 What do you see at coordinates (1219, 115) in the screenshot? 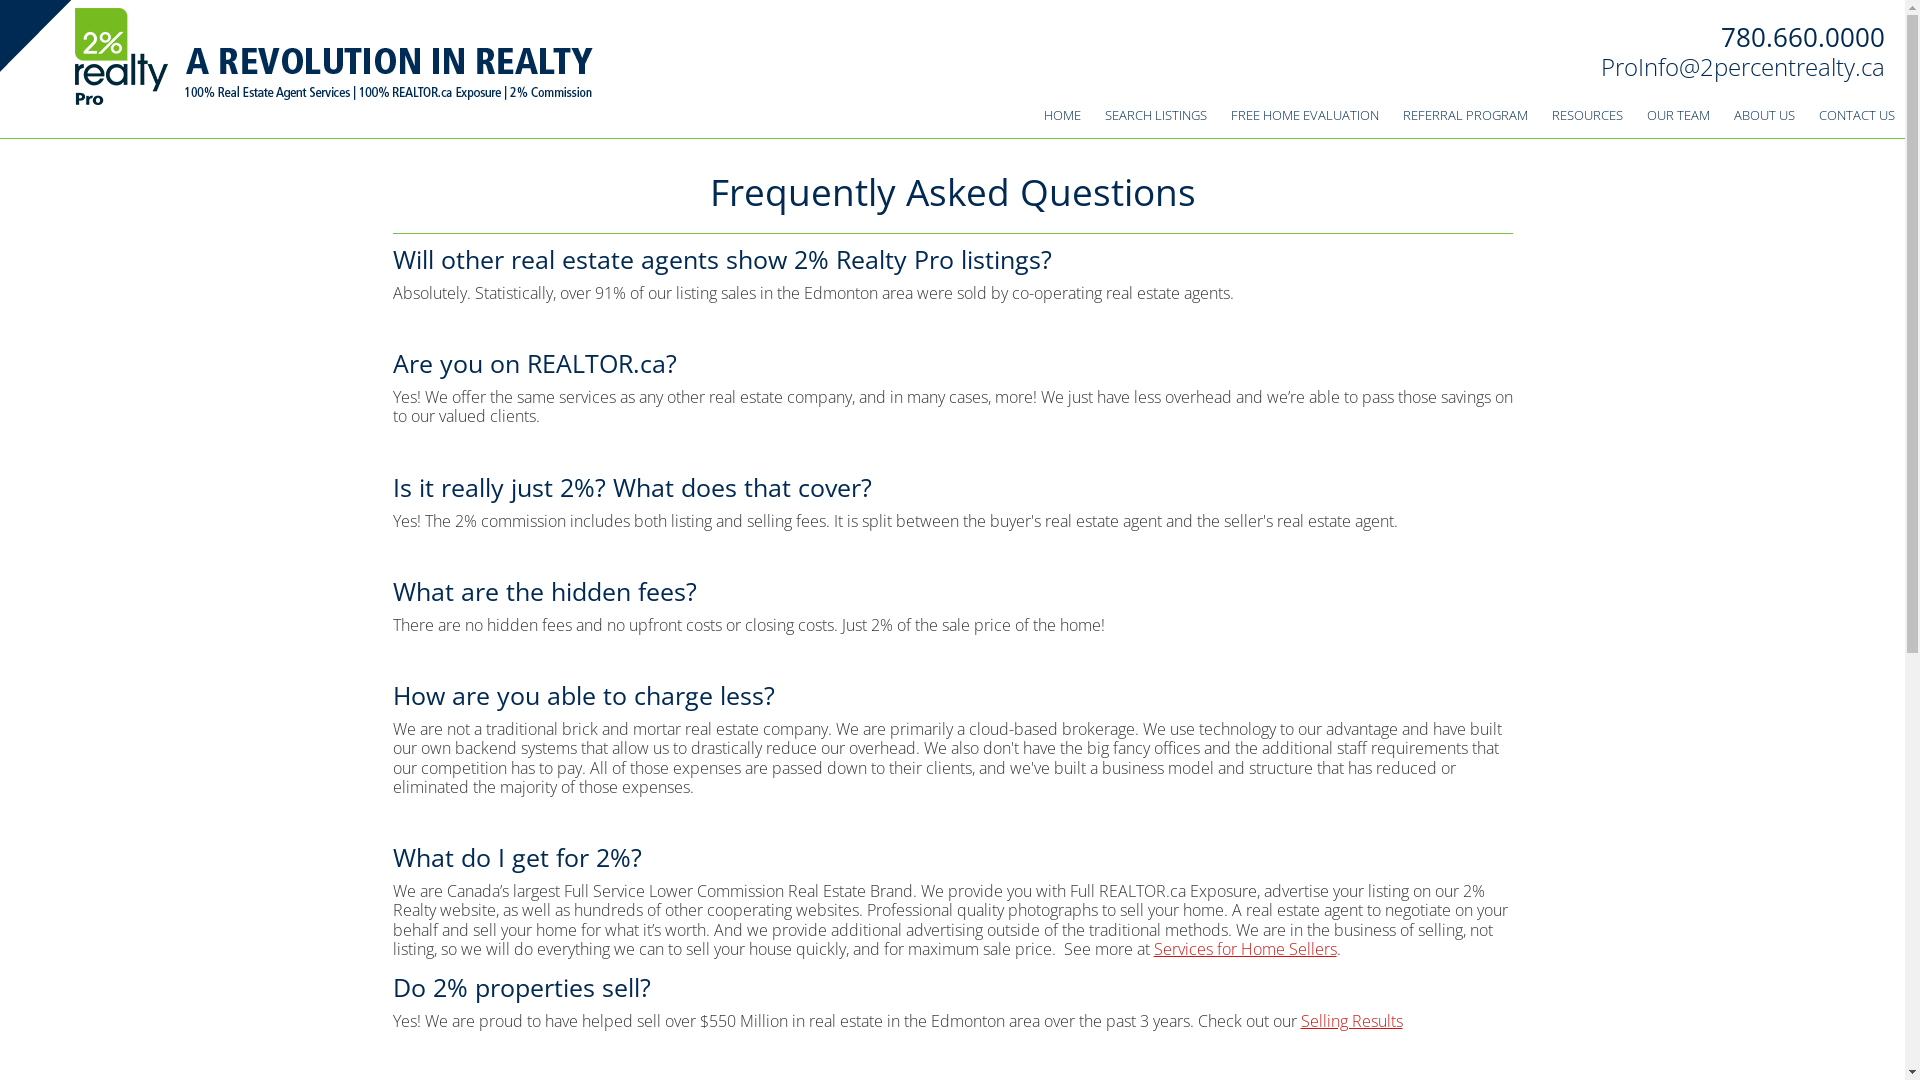
I see `'FREE HOME EVALUATION'` at bounding box center [1219, 115].